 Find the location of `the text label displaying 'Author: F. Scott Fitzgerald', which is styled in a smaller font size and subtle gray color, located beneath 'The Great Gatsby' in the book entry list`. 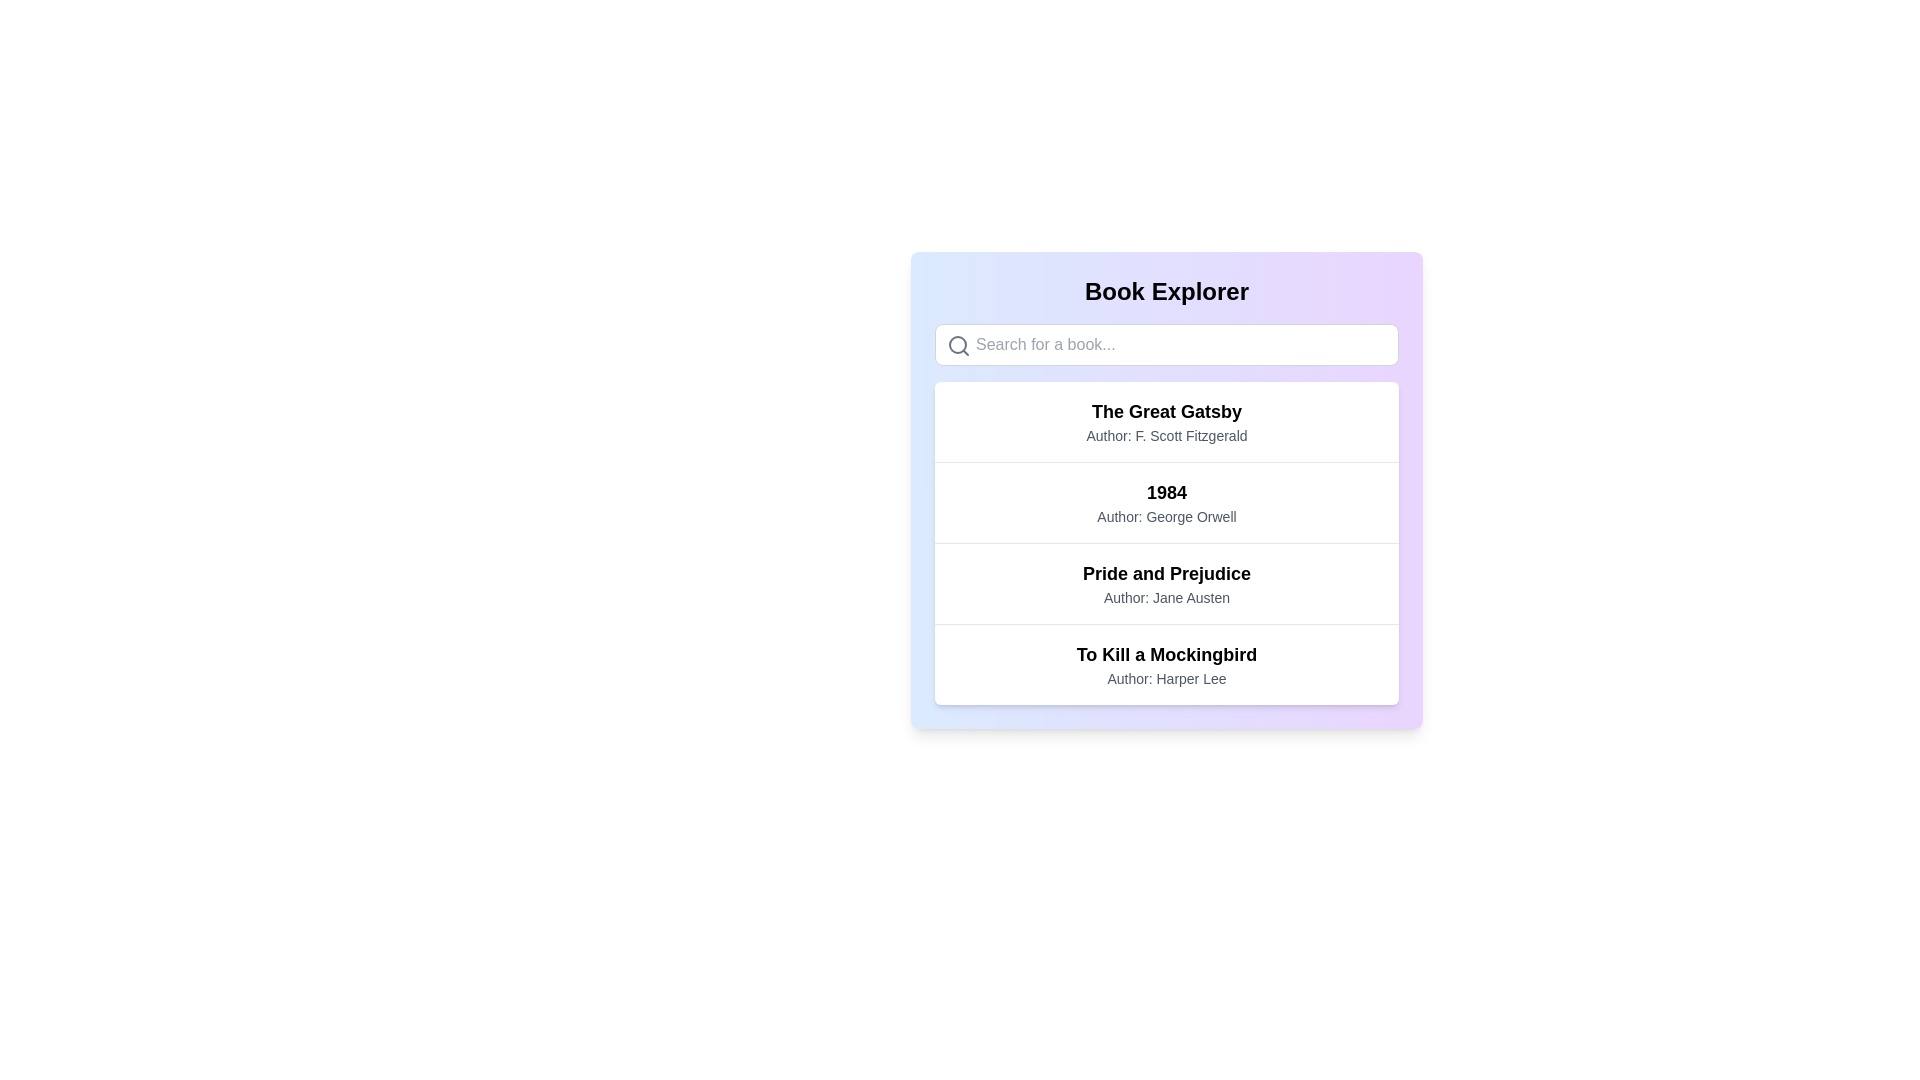

the text label displaying 'Author: F. Scott Fitzgerald', which is styled in a smaller font size and subtle gray color, located beneath 'The Great Gatsby' in the book entry list is located at coordinates (1166, 434).